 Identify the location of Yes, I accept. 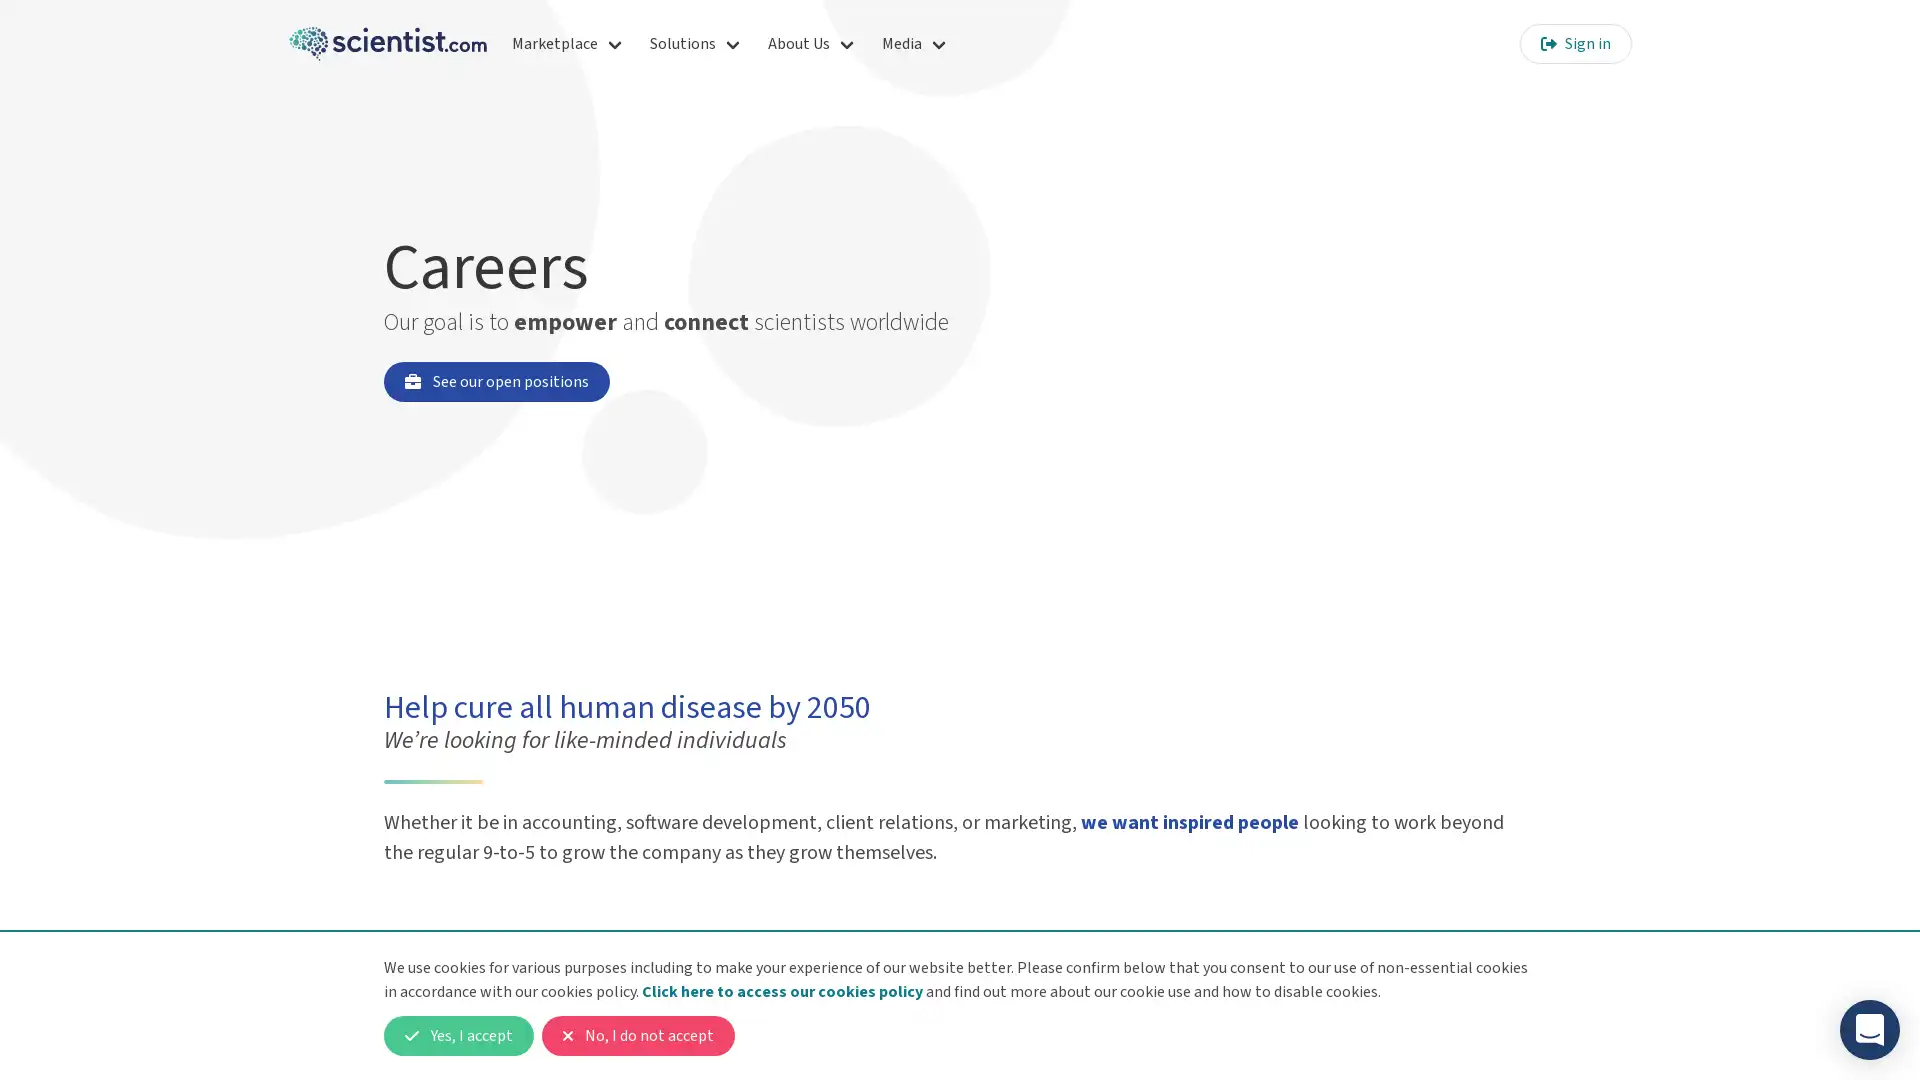
(458, 1035).